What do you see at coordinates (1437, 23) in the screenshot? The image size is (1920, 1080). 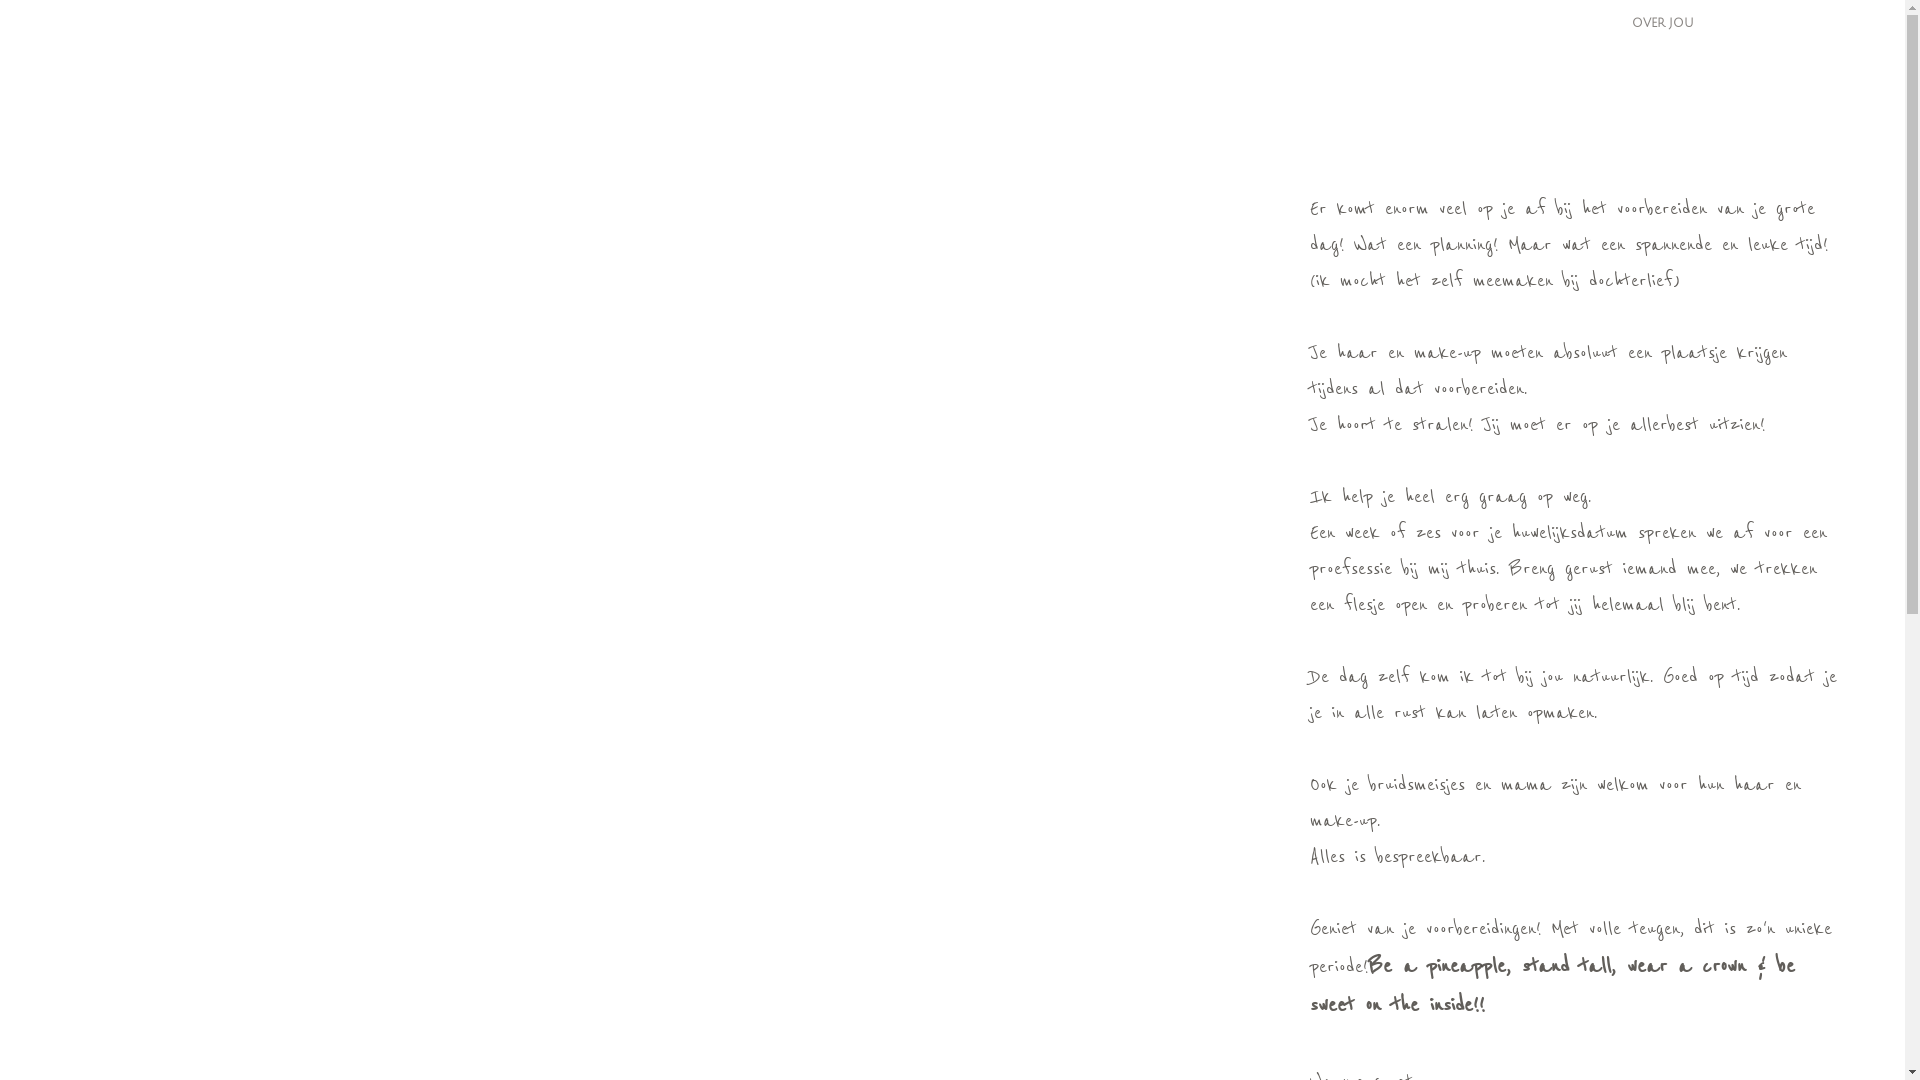 I see `'OVER MIJ'` at bounding box center [1437, 23].